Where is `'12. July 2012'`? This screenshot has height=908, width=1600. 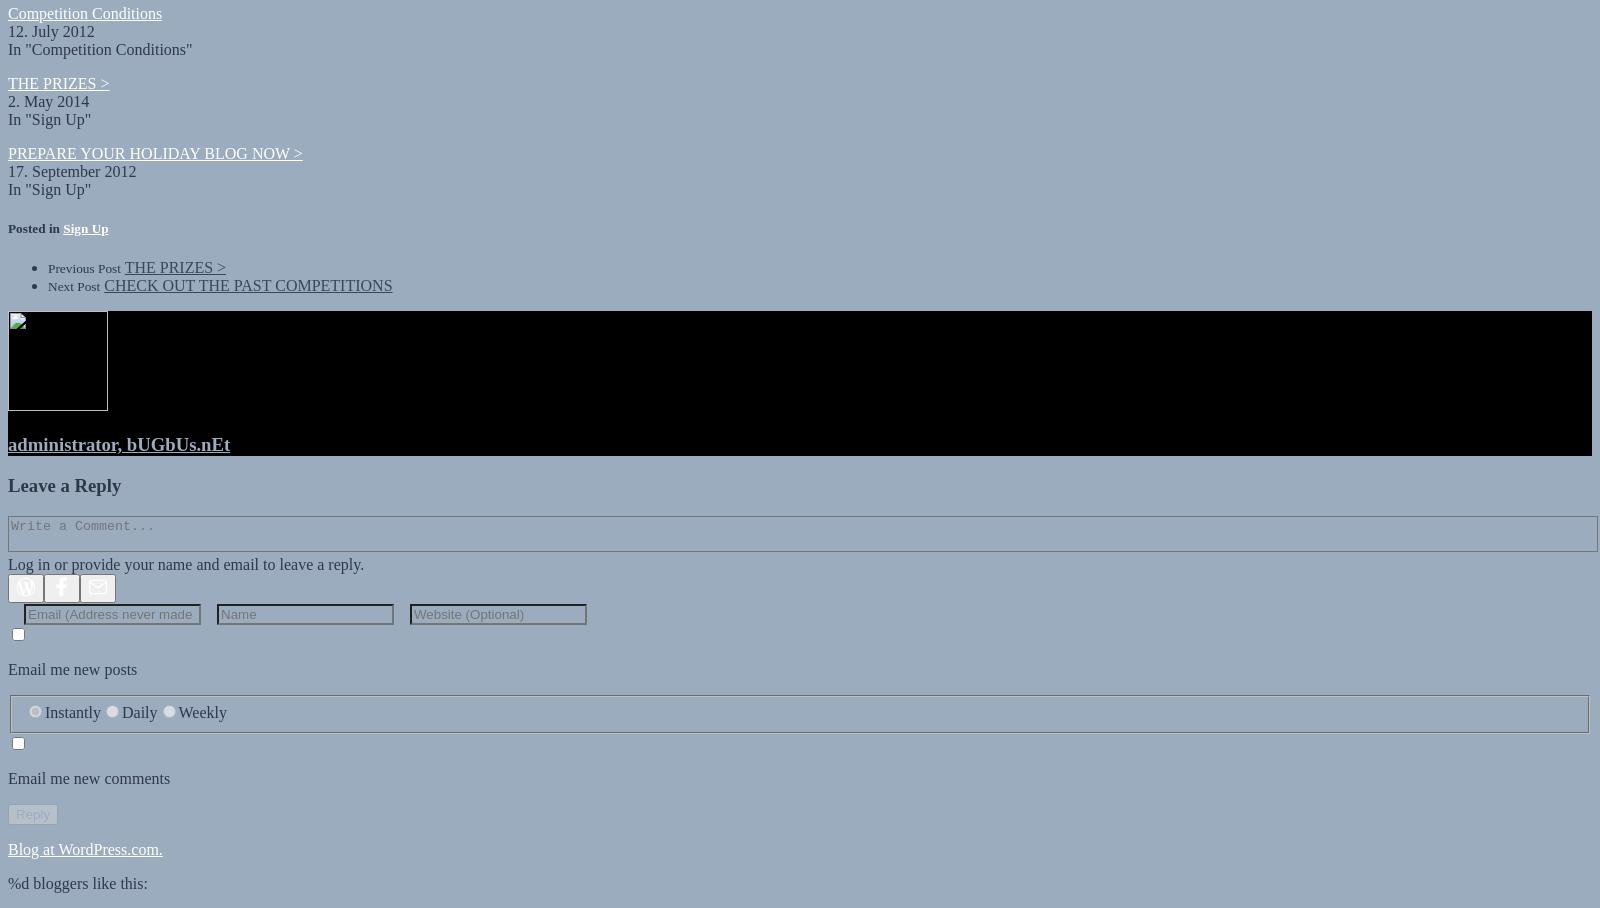 '12. July 2012' is located at coordinates (7, 12).